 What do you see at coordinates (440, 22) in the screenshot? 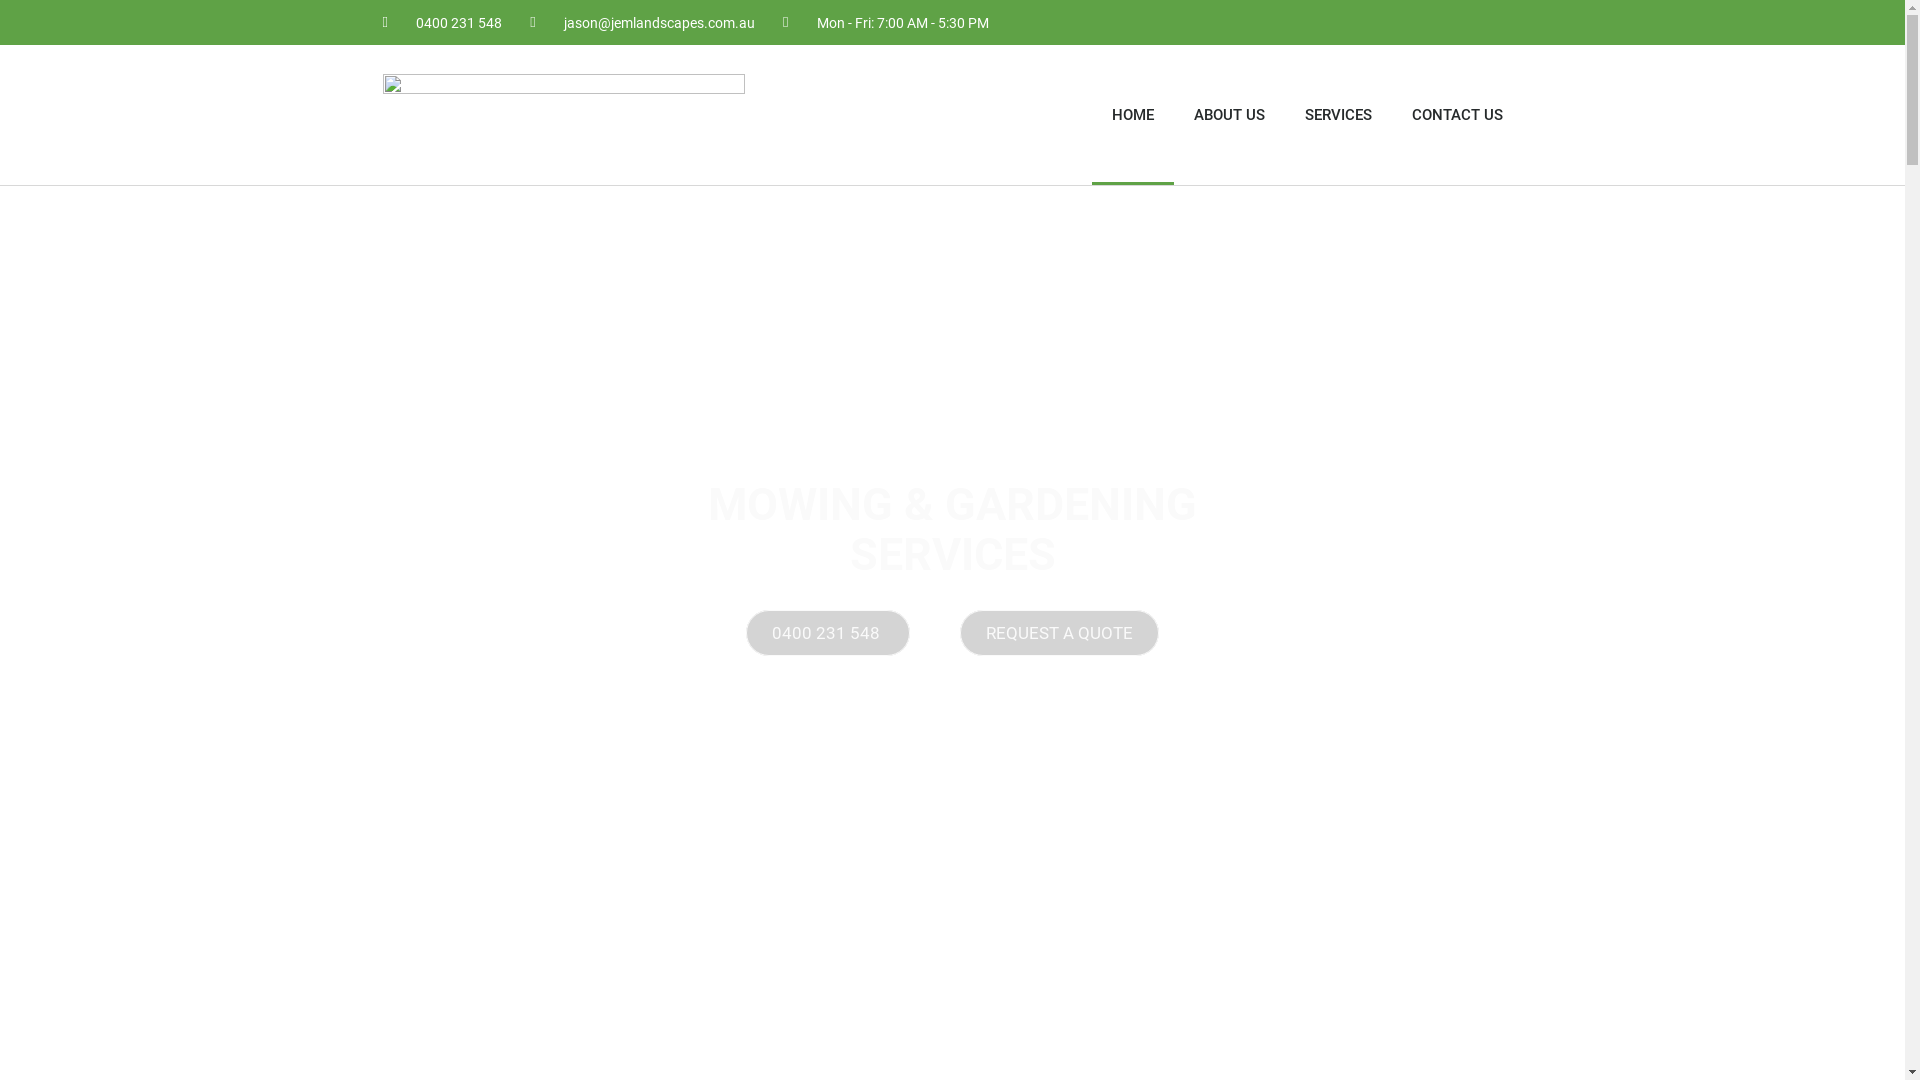
I see `'0400 231 548'` at bounding box center [440, 22].